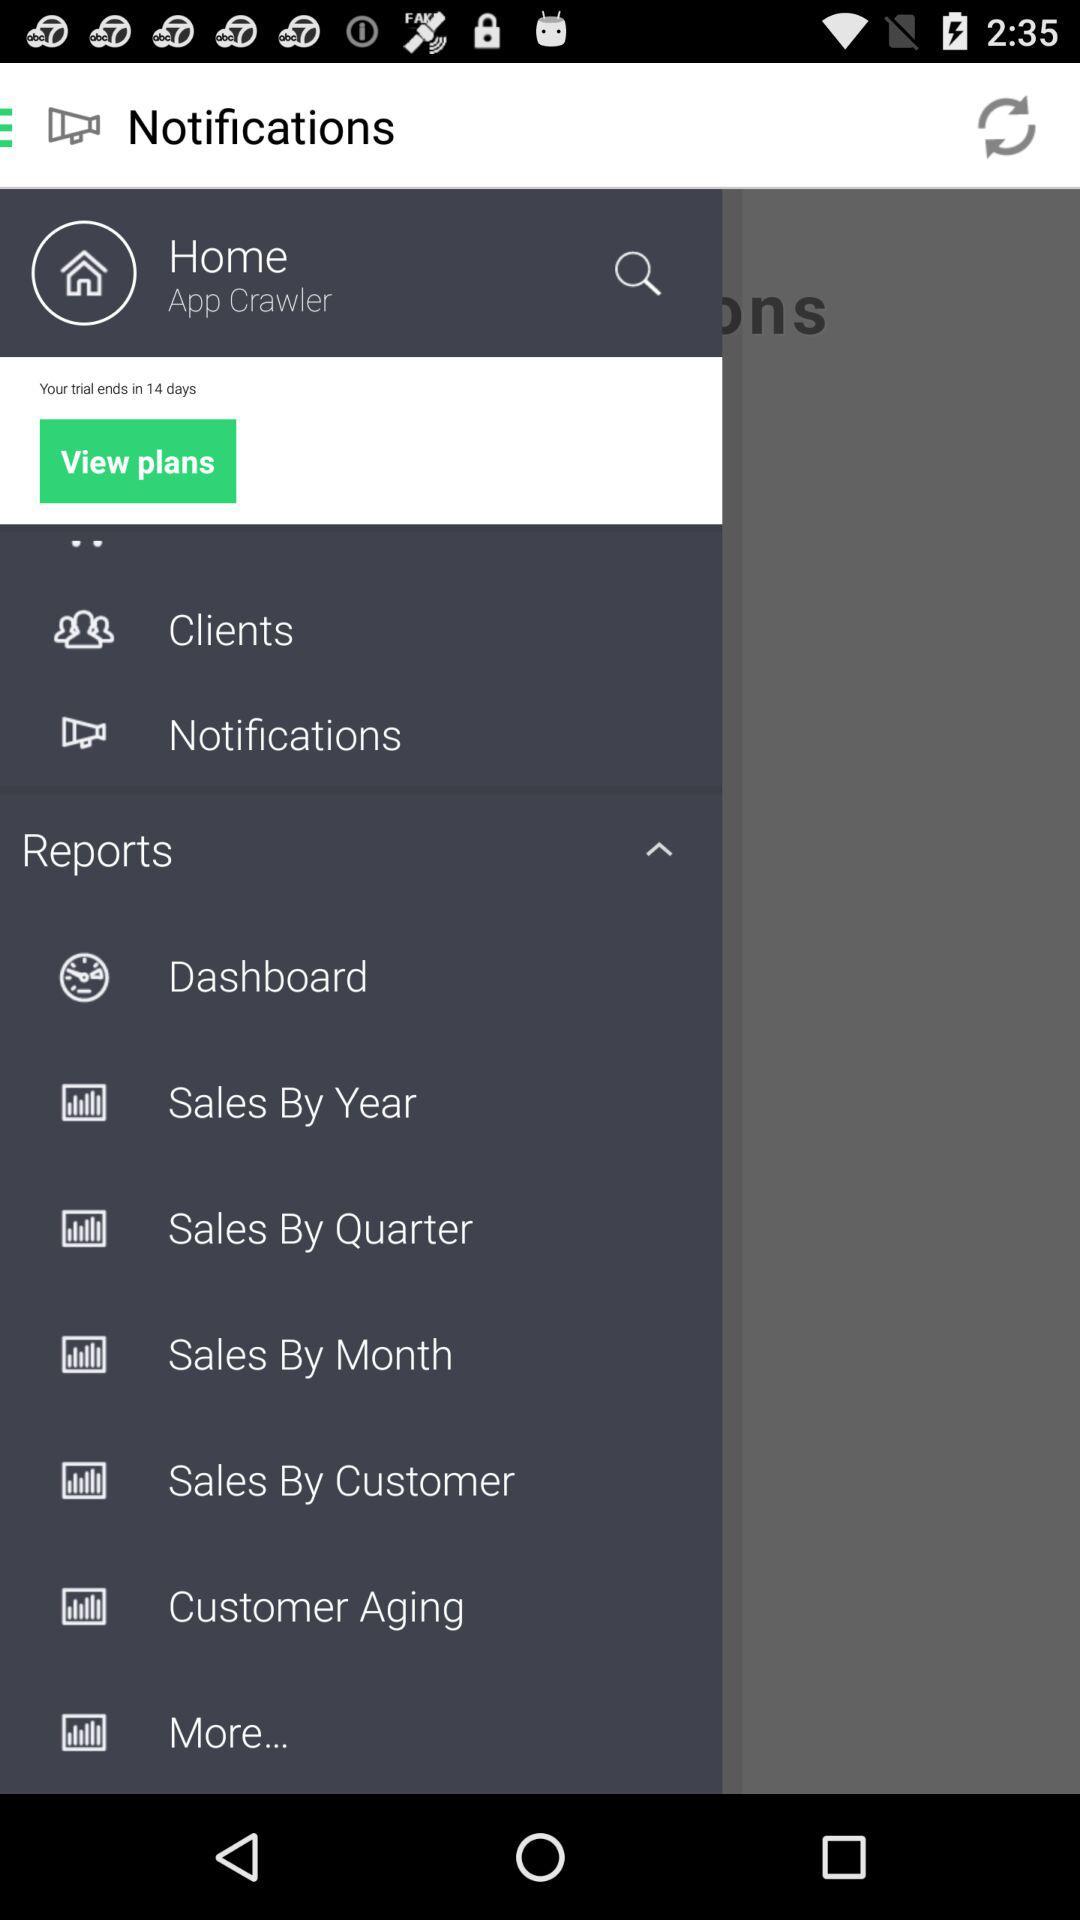  Describe the element at coordinates (659, 849) in the screenshot. I see `the icon right to the reports` at that location.